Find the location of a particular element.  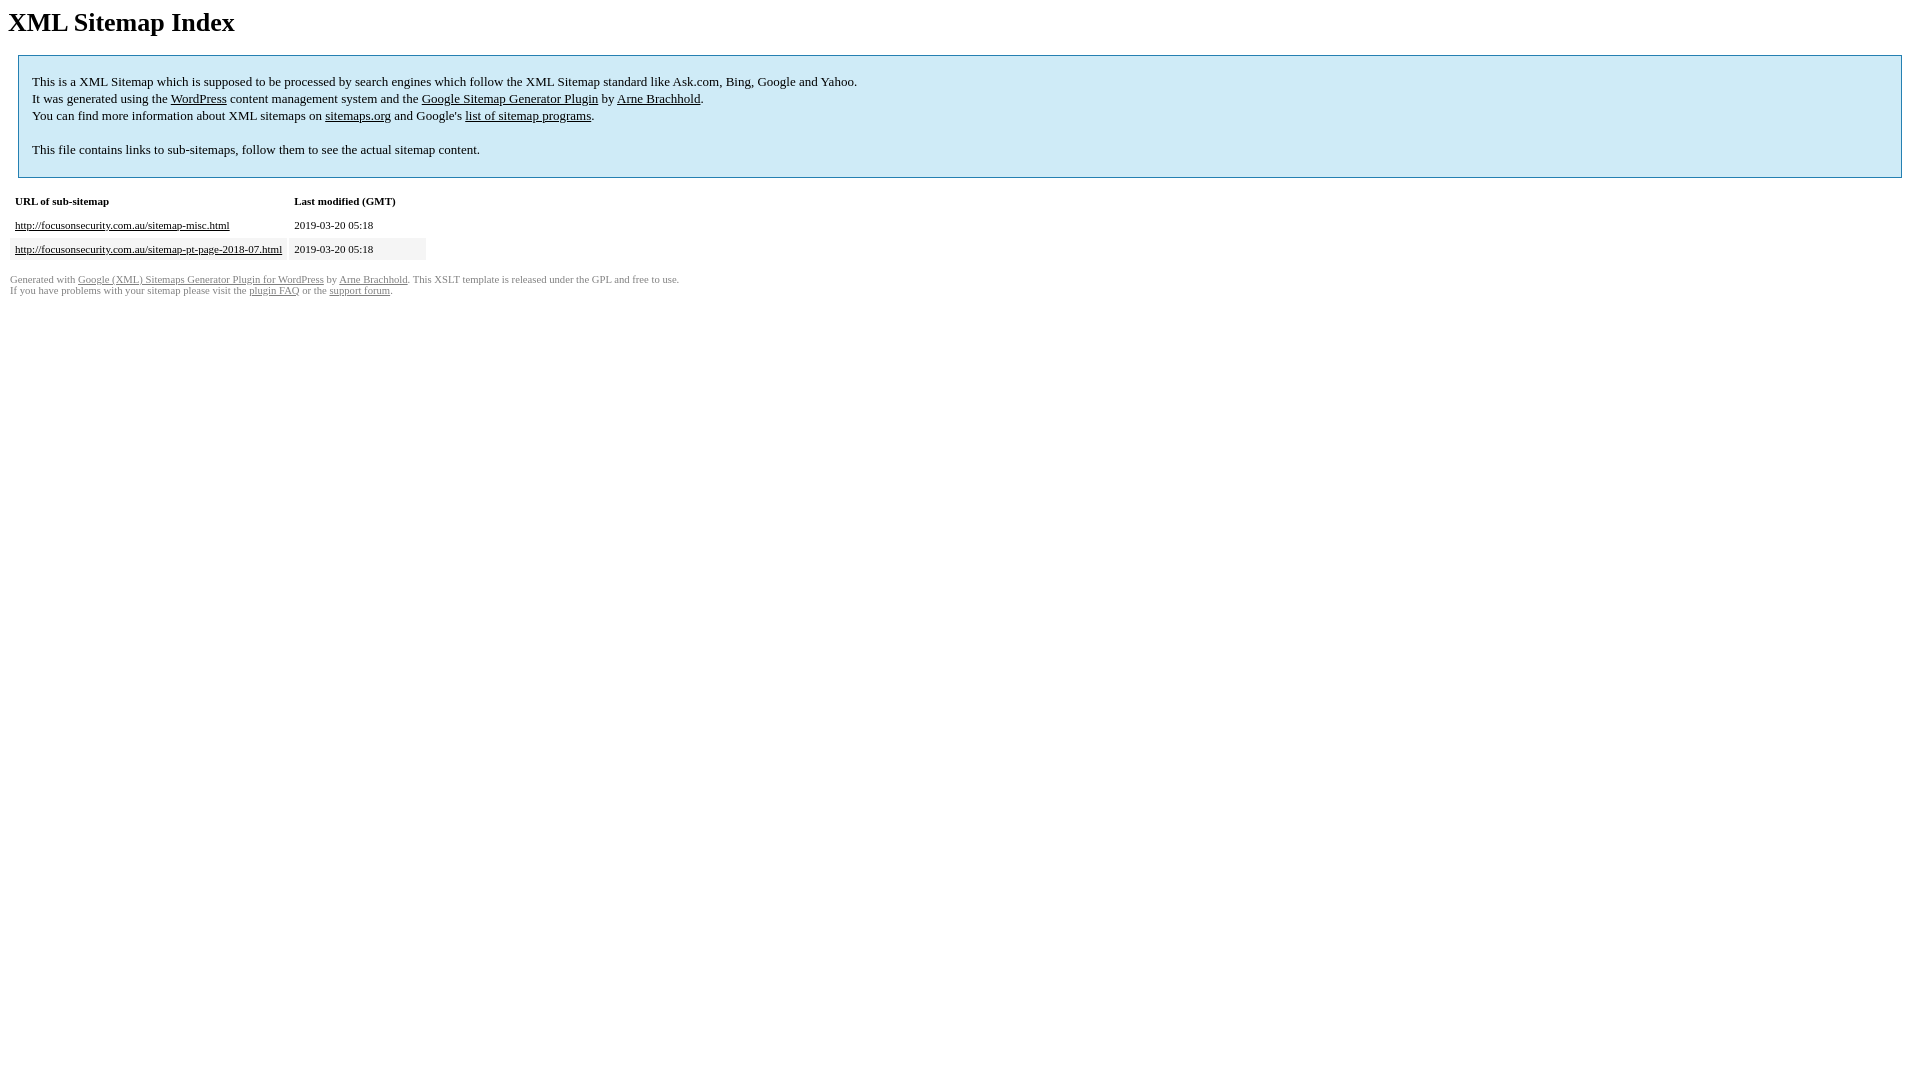

'Google (XML) Sitemaps Generator Plugin for WordPress' is located at coordinates (201, 279).